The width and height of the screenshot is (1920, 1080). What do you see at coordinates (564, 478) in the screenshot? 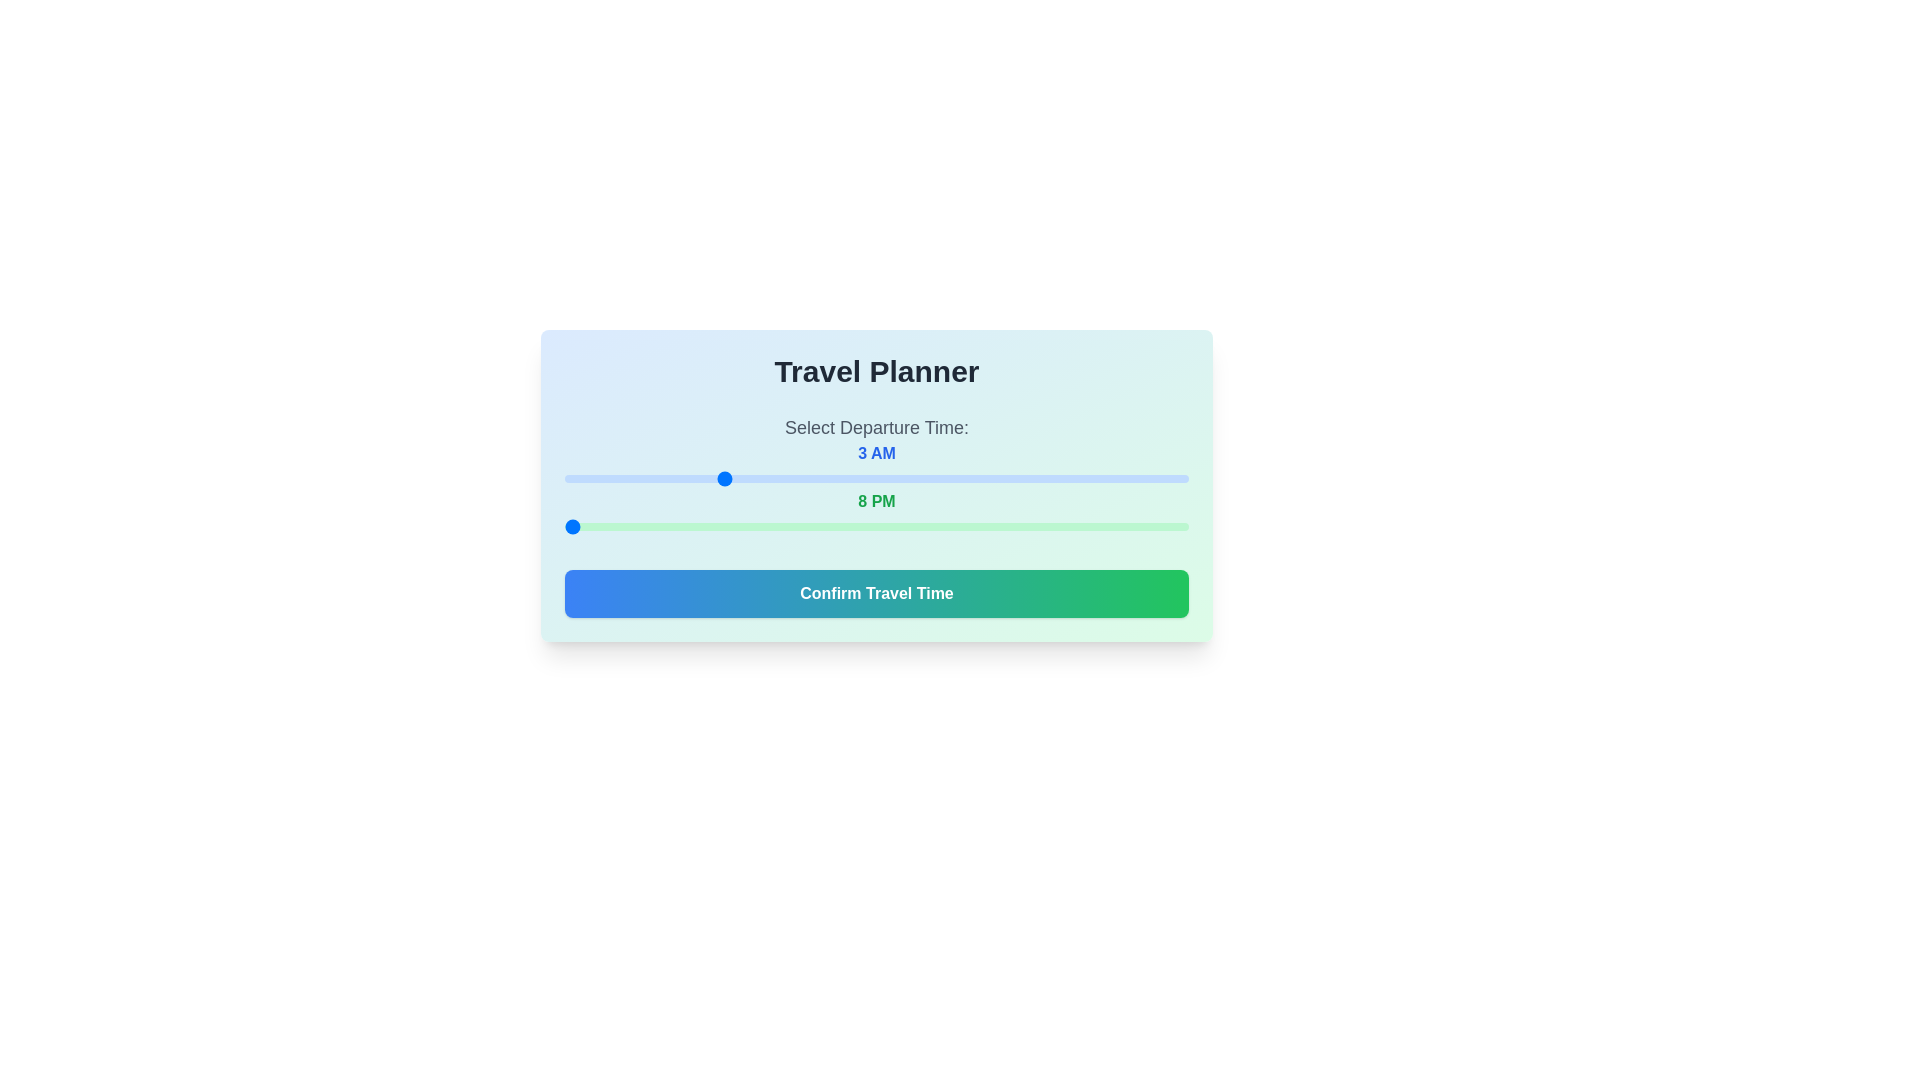
I see `departure time` at bounding box center [564, 478].